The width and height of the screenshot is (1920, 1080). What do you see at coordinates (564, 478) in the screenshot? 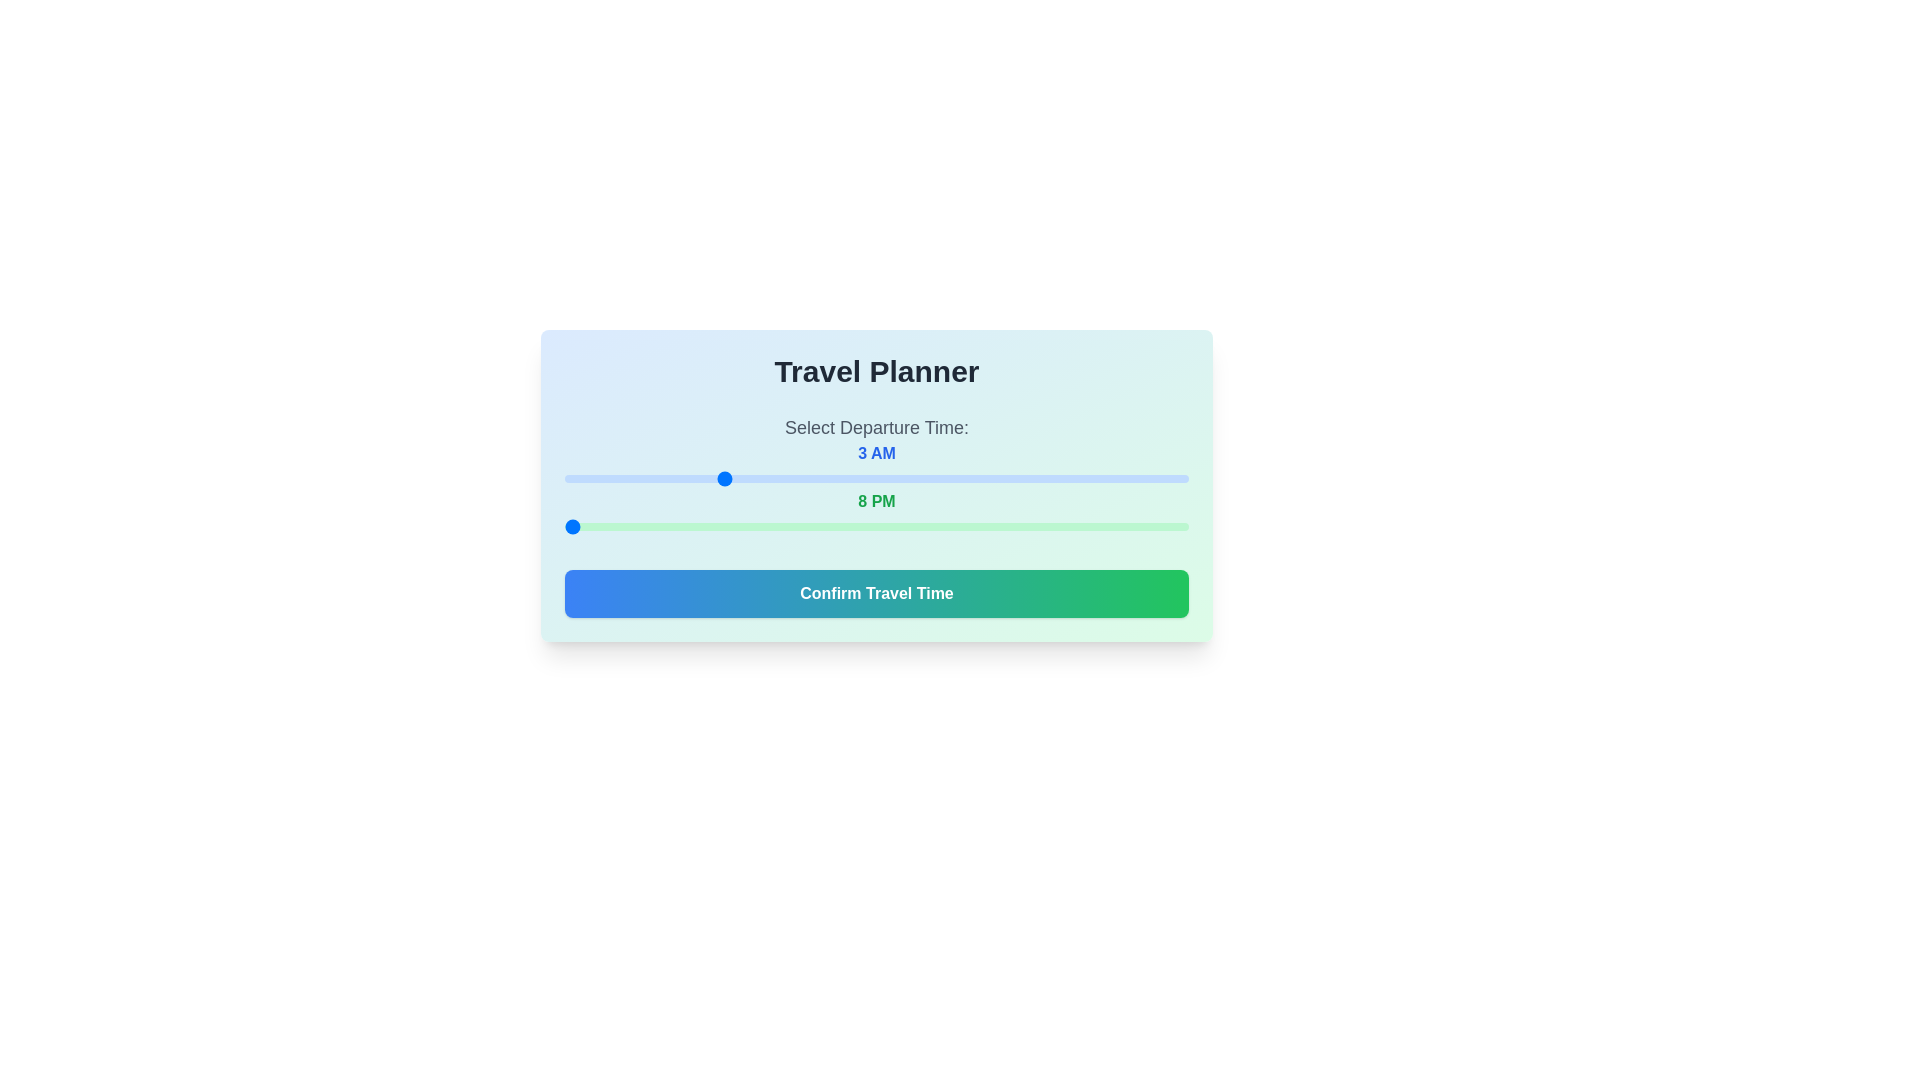
I see `departure time` at bounding box center [564, 478].